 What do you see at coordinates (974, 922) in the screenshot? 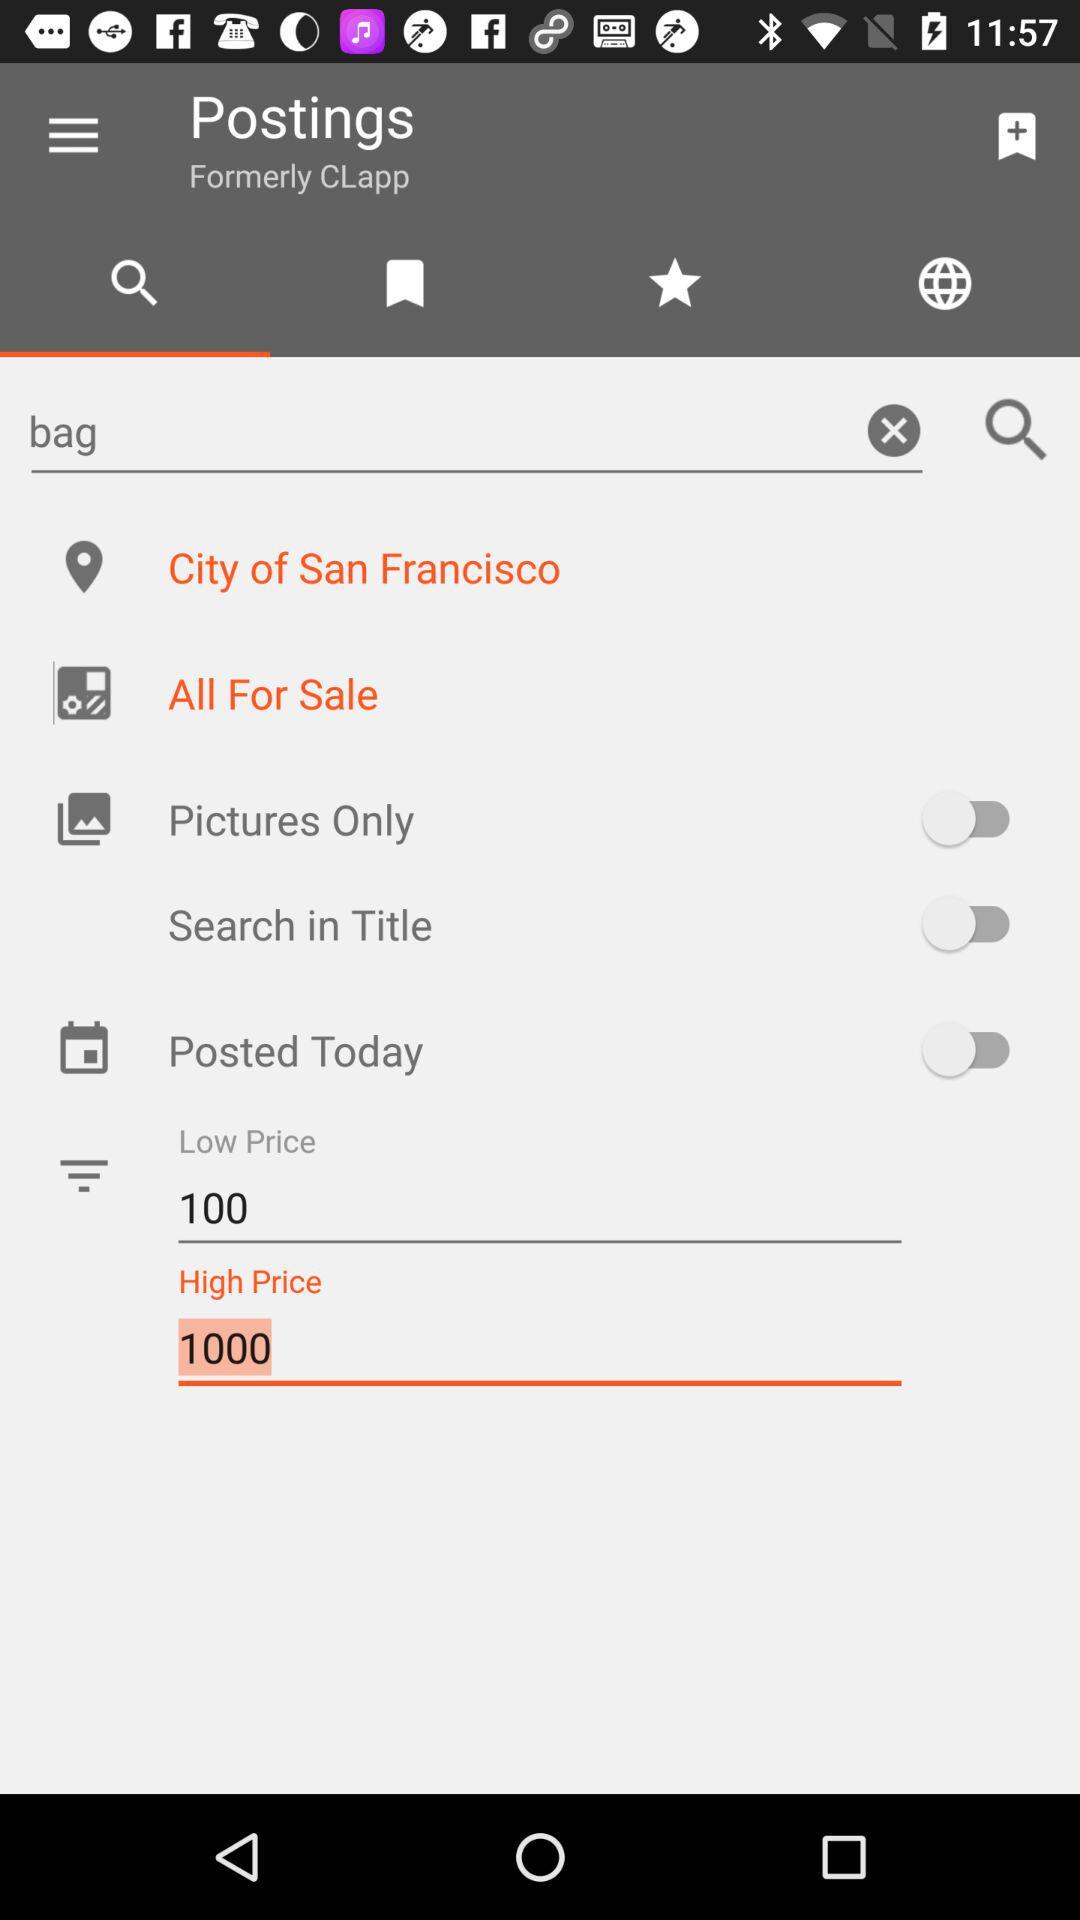
I see `search option` at bounding box center [974, 922].